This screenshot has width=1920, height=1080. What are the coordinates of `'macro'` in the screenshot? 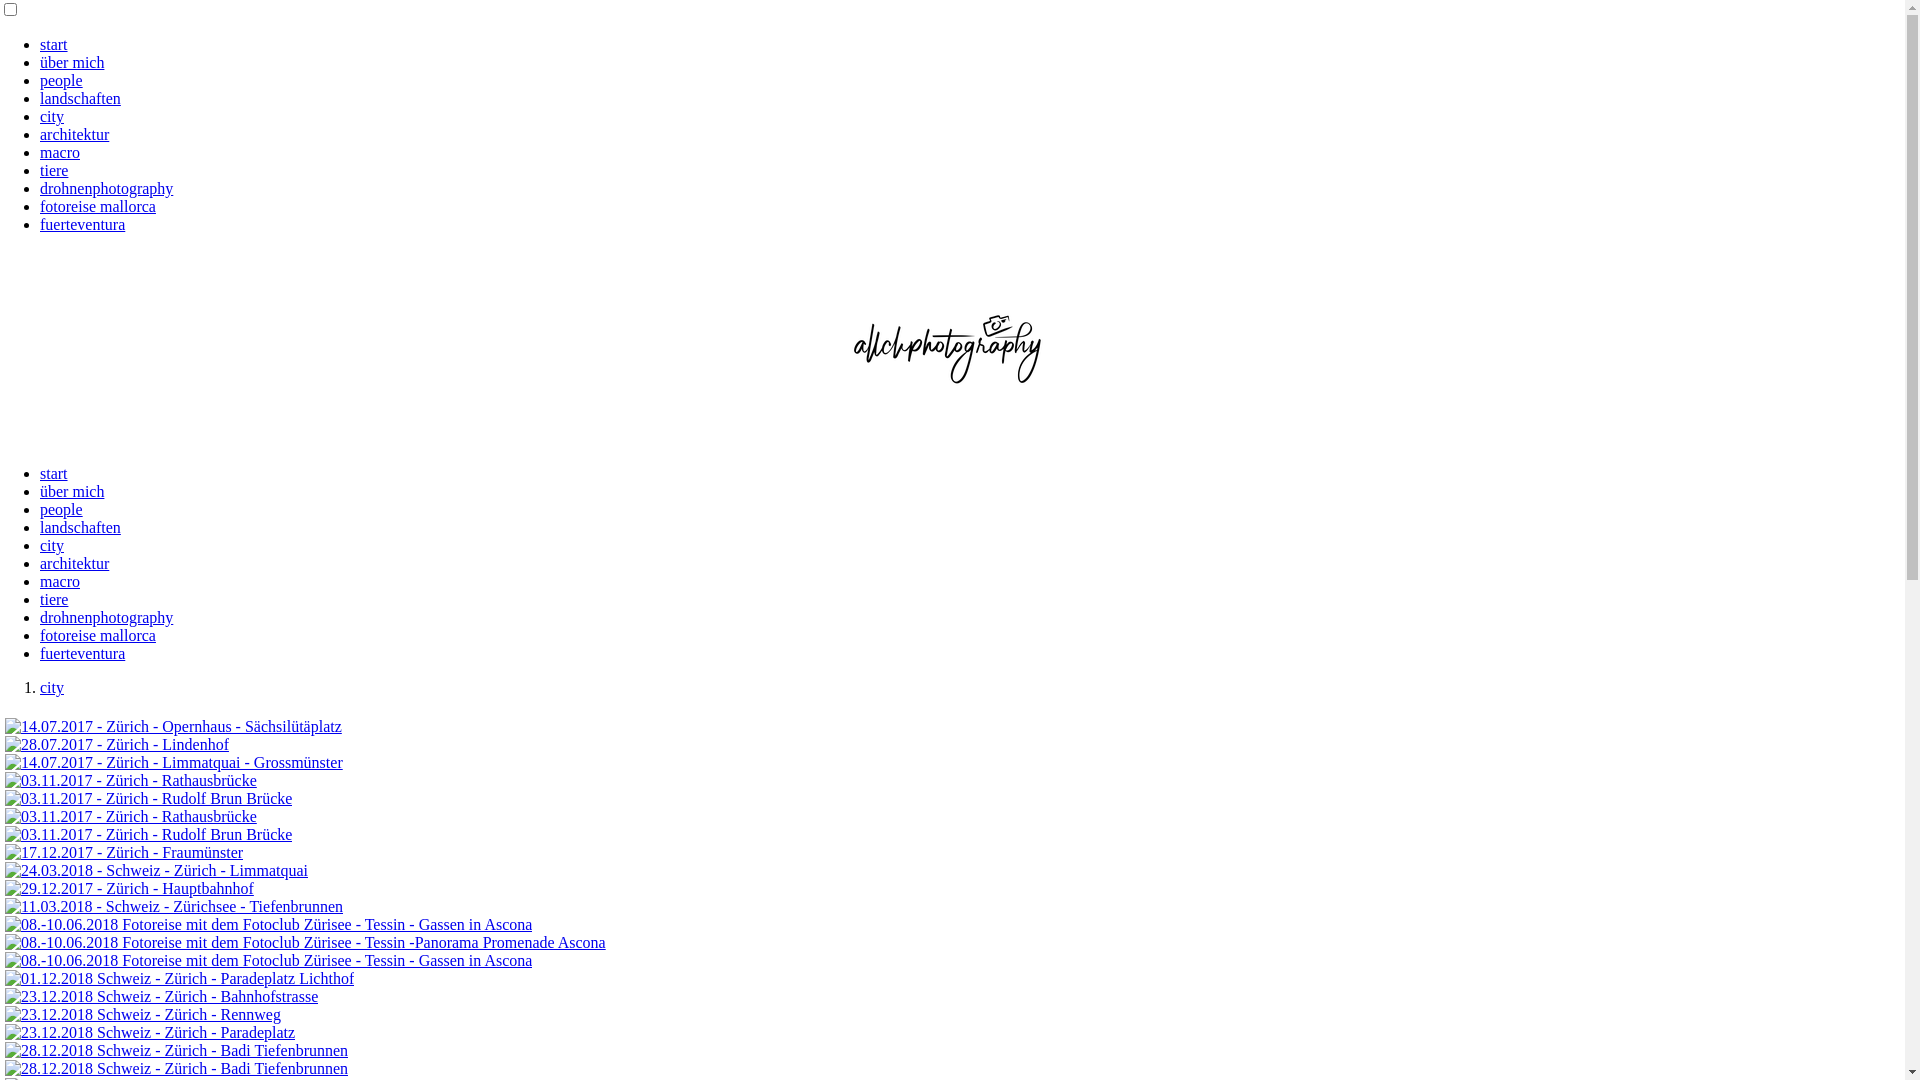 It's located at (59, 581).